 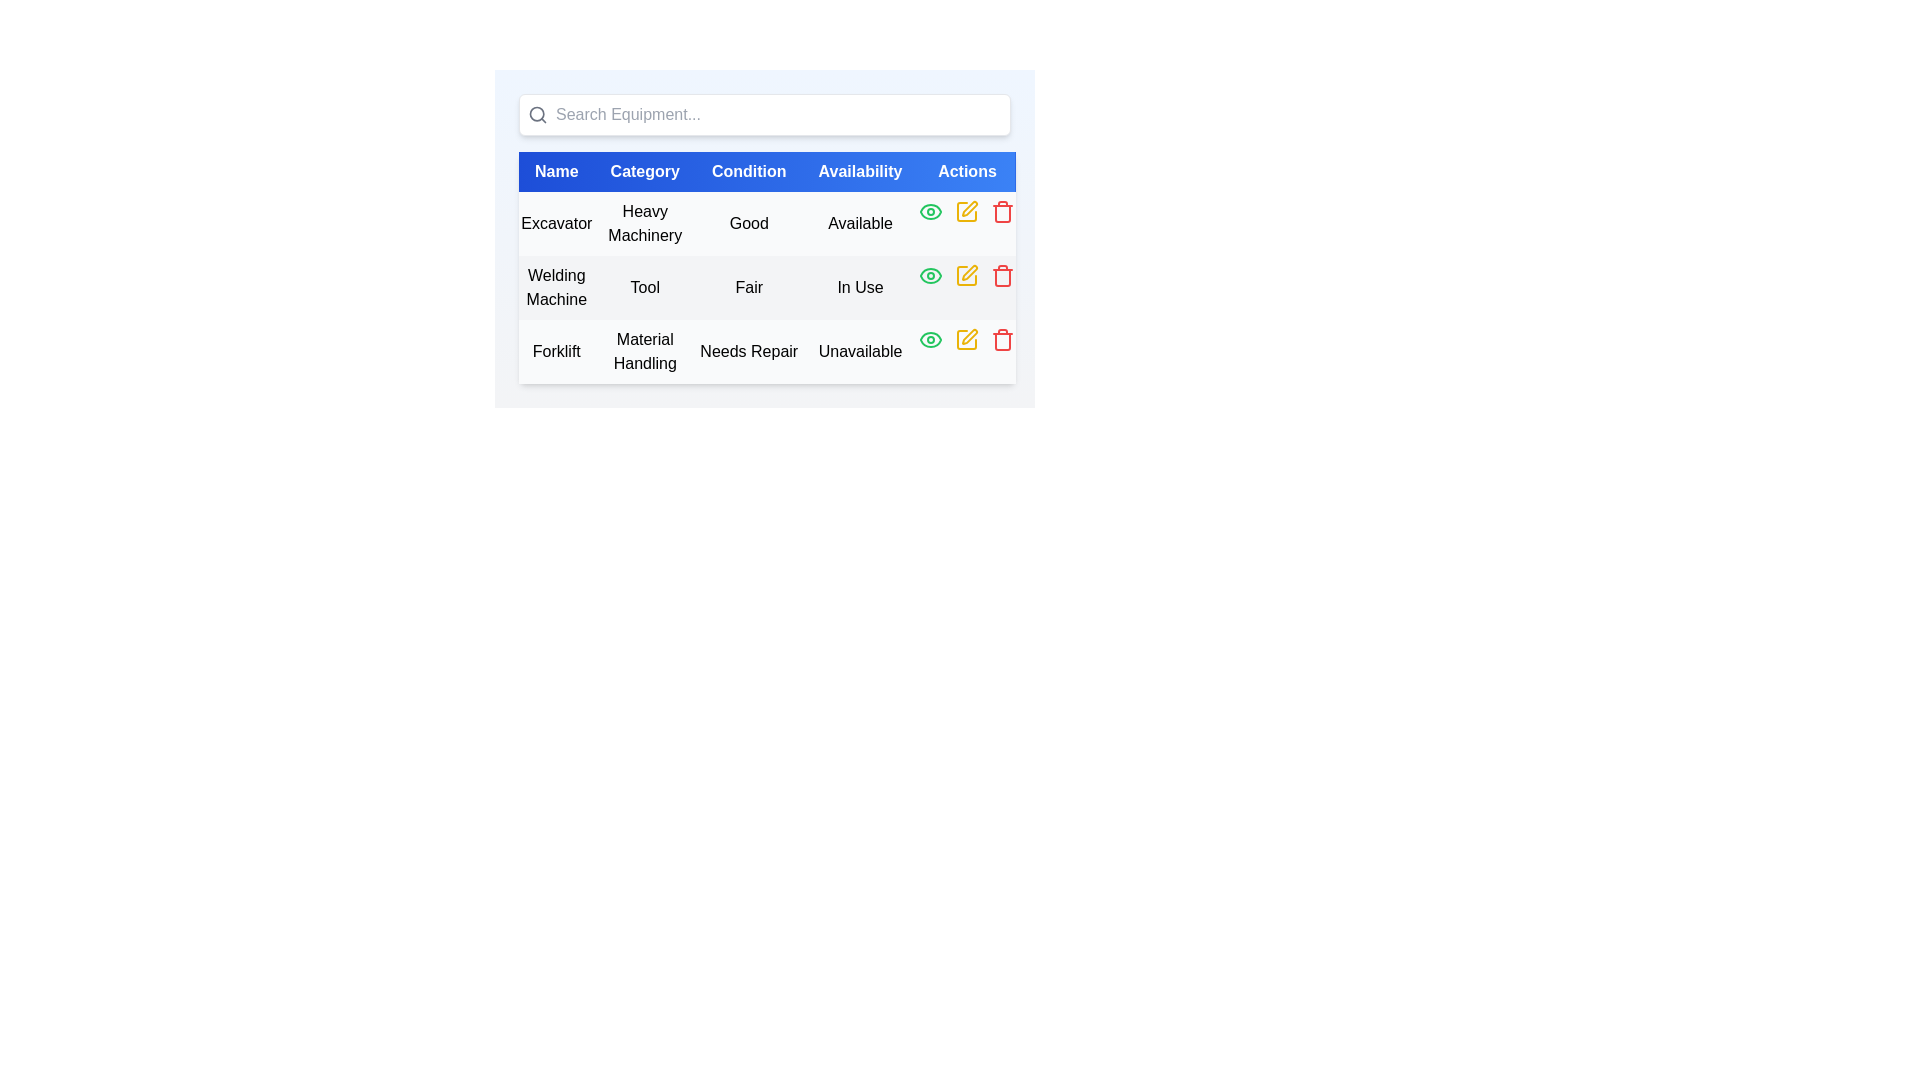 I want to click on the text label displaying 'Tool' in the second cell under the 'Category' column associated with the 'Welding Machine' row, so click(x=644, y=288).